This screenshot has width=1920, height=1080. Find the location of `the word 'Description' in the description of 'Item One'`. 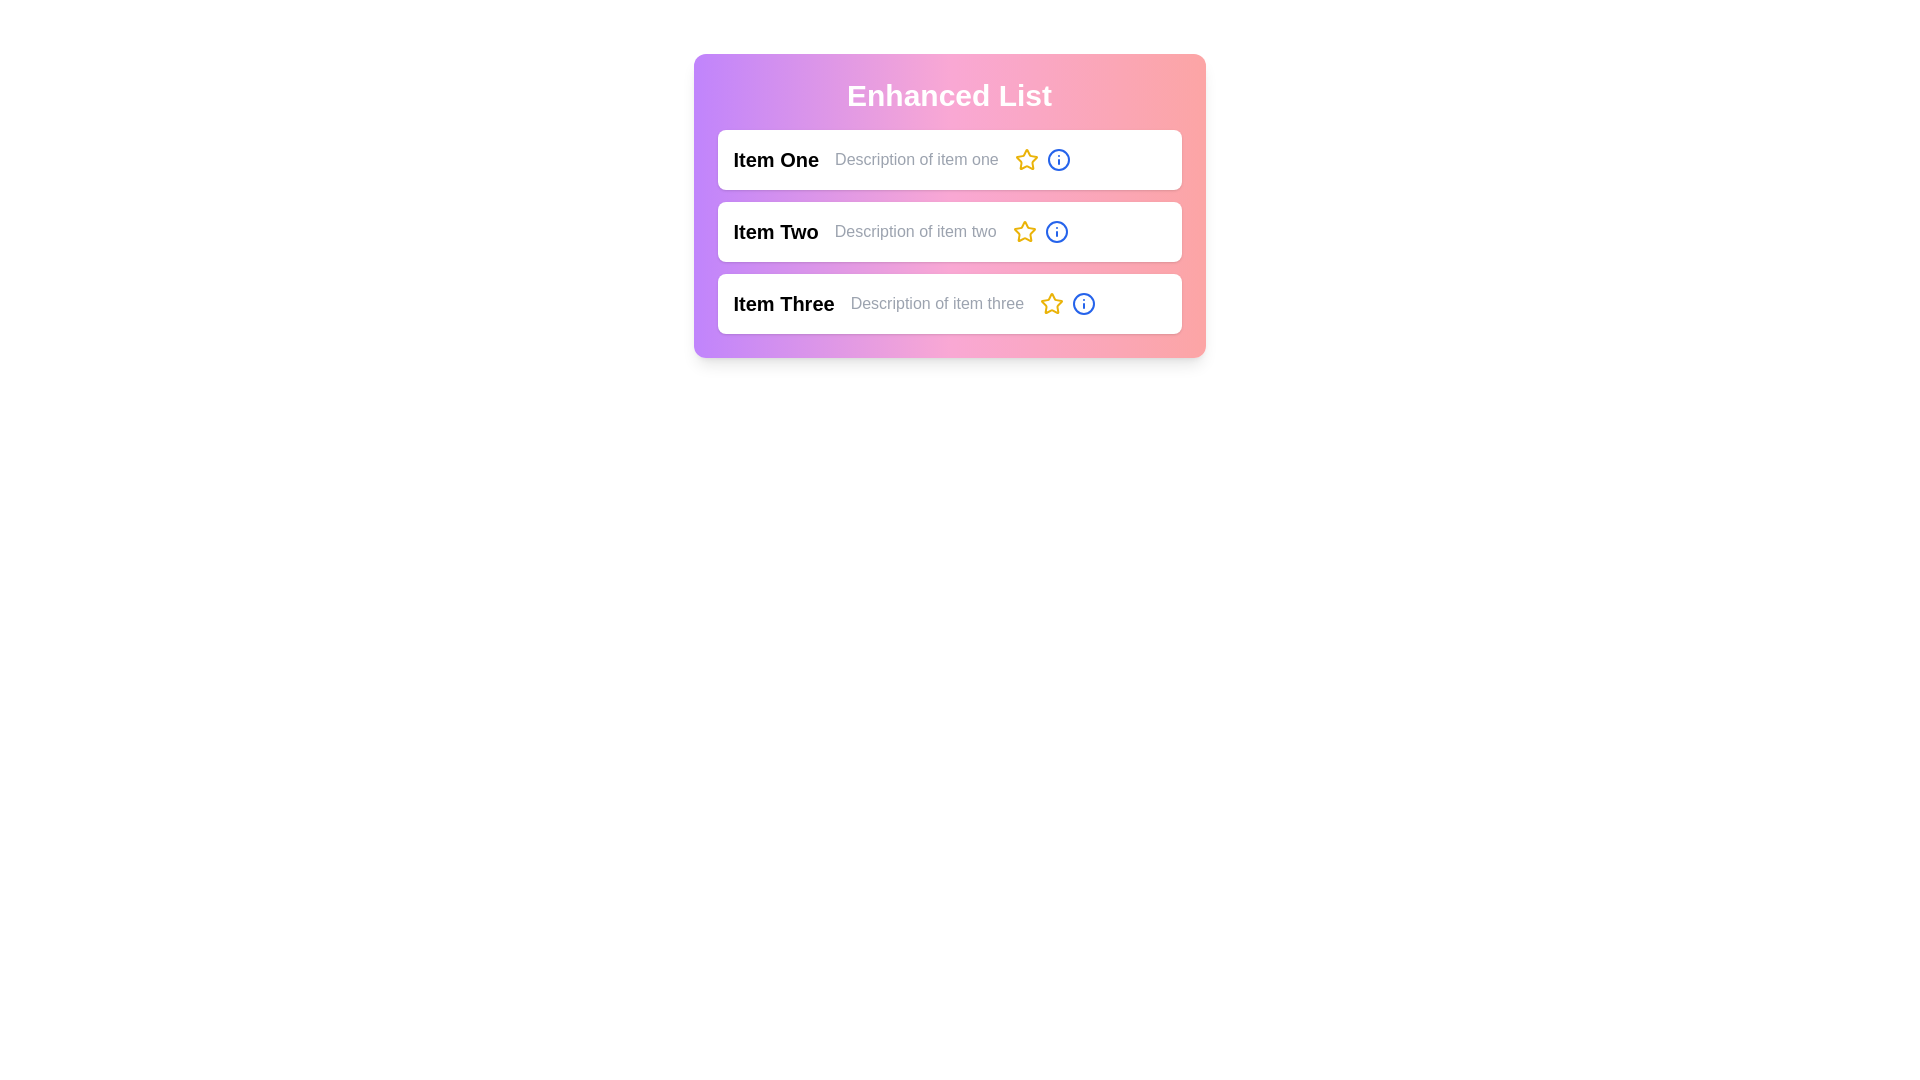

the word 'Description' in the description of 'Item One' is located at coordinates (915, 158).